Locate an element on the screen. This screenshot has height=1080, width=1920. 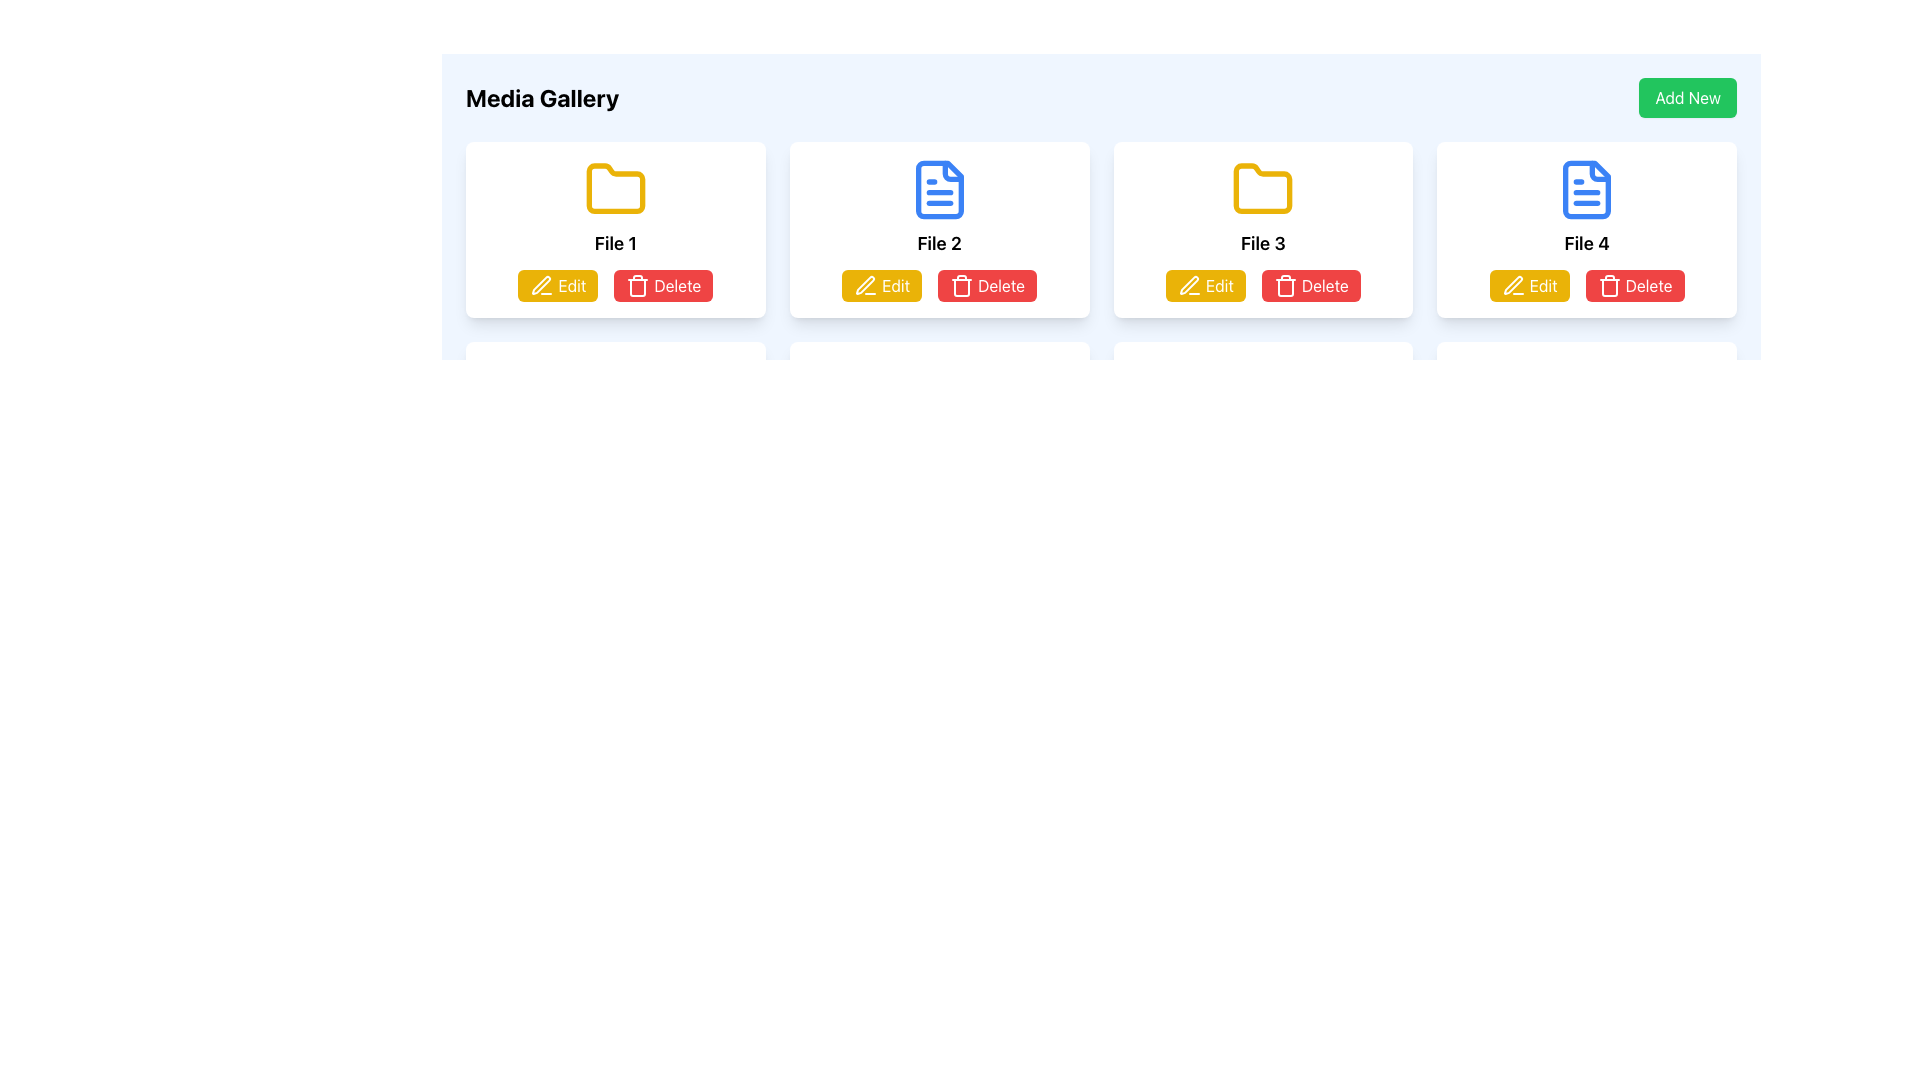
the edit button for 'File 4' to trigger the hover effect is located at coordinates (1528, 285).